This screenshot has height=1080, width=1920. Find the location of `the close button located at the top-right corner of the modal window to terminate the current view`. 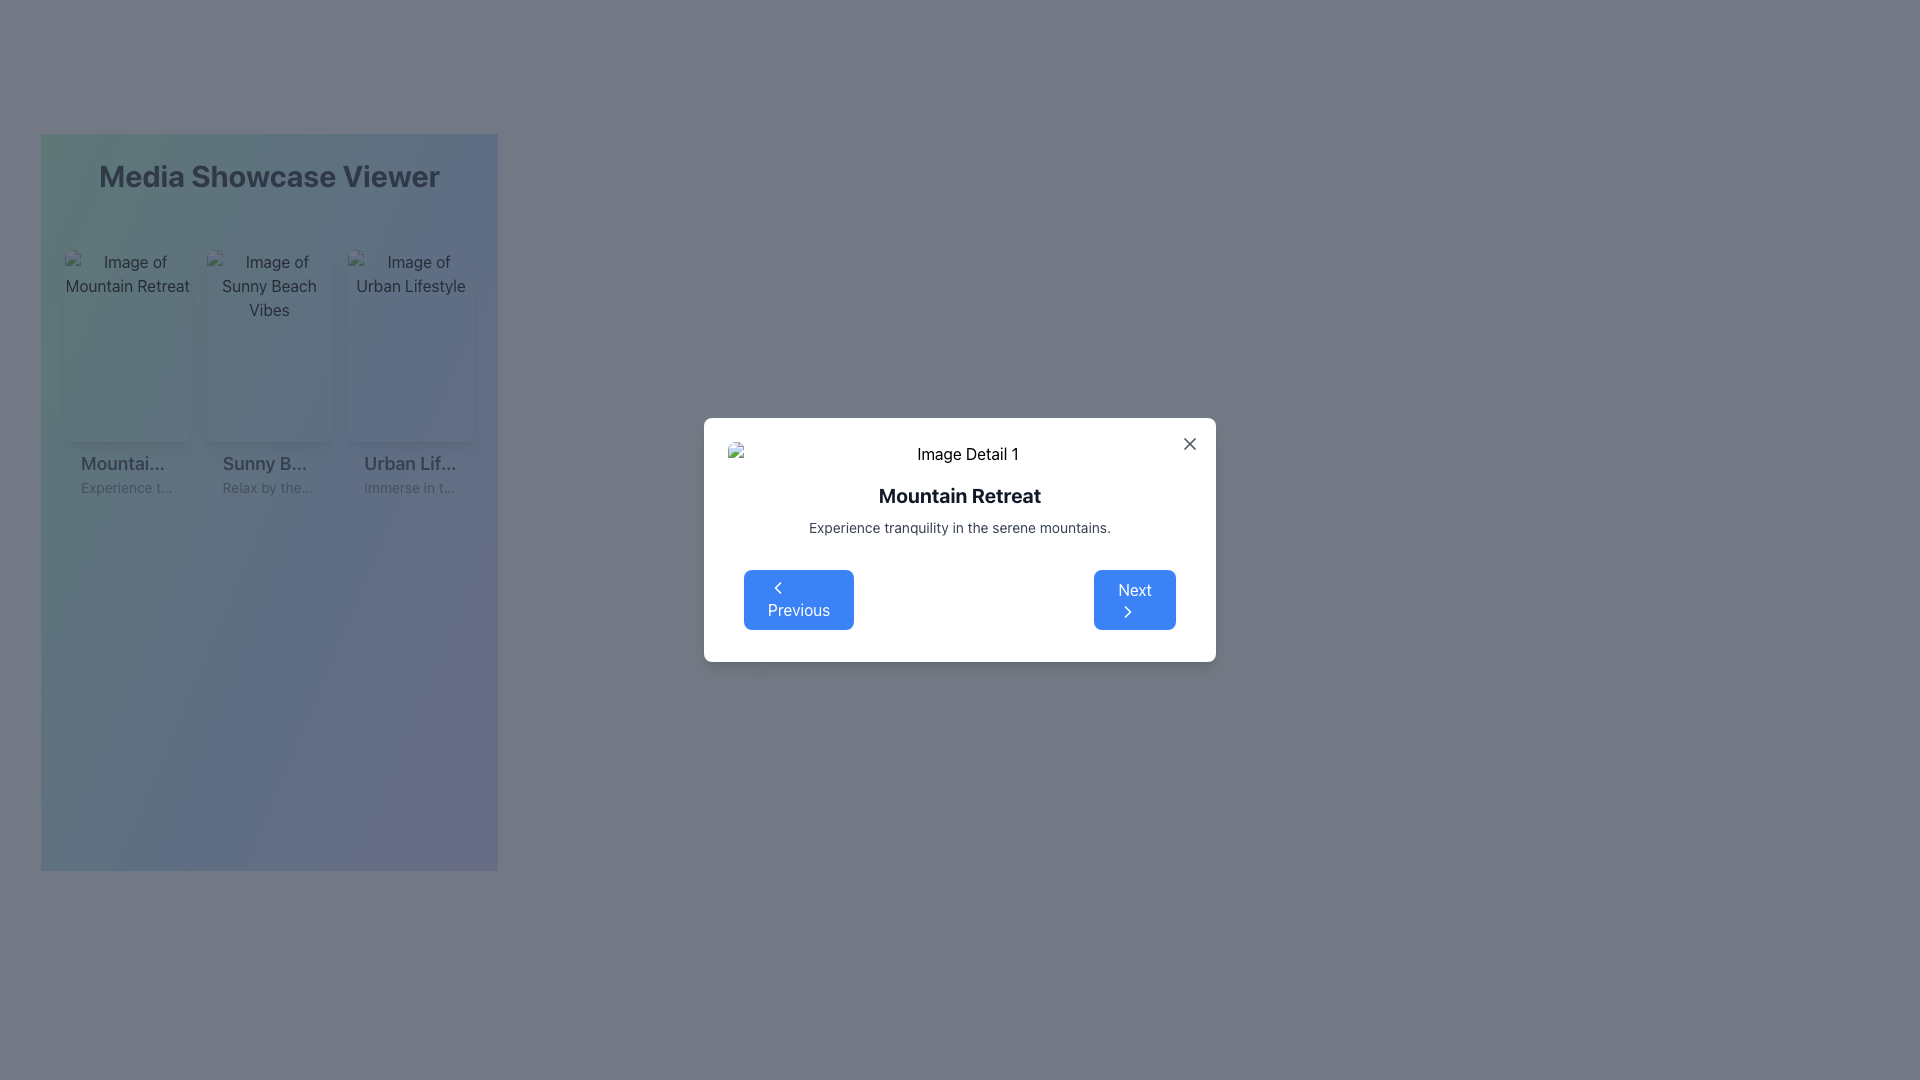

the close button located at the top-right corner of the modal window to terminate the current view is located at coordinates (1190, 442).